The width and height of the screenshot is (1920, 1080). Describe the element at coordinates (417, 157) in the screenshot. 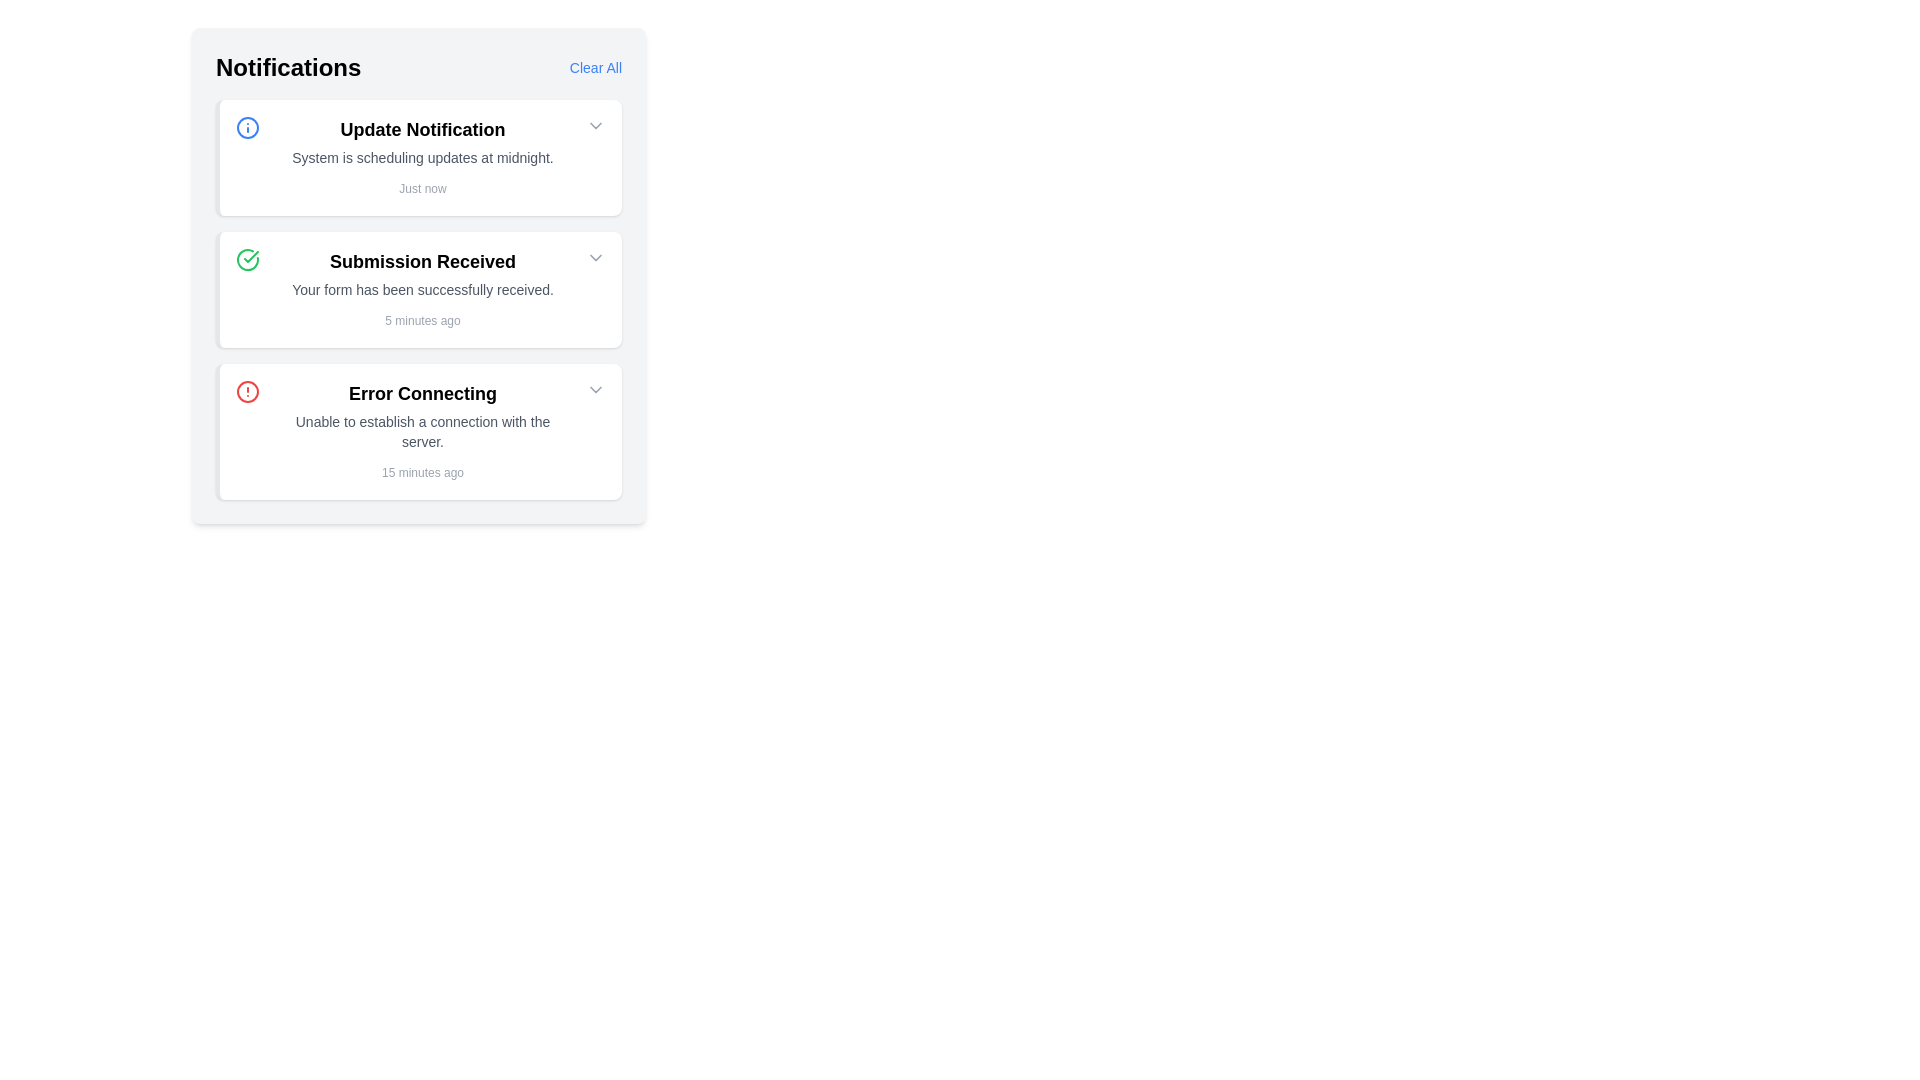

I see `the first notification card that displays a system update about scheduling updates at midnight to get more details` at that location.